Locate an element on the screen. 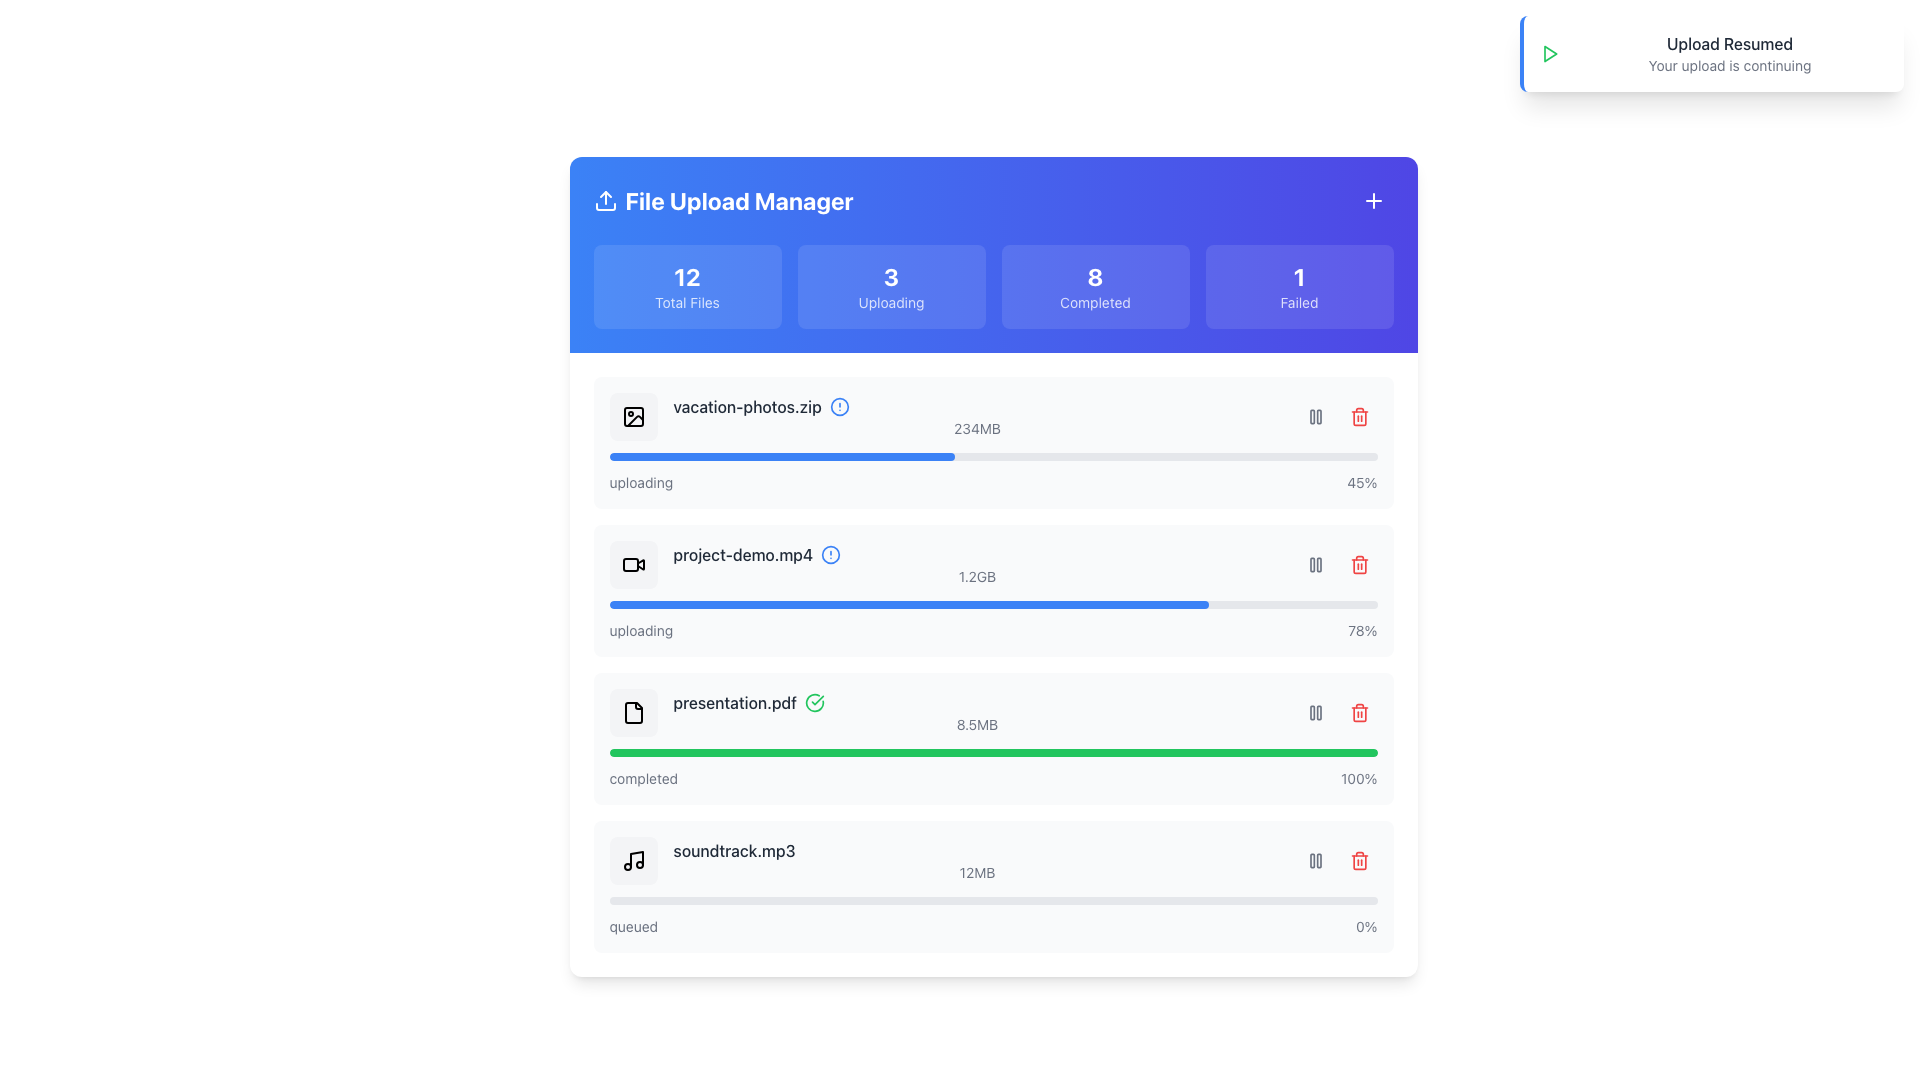 The image size is (1920, 1080). the static label displaying the file name and size located in the fourth row of the file list, positioned after 'presentation.pdf' and above the progress bar is located at coordinates (977, 859).